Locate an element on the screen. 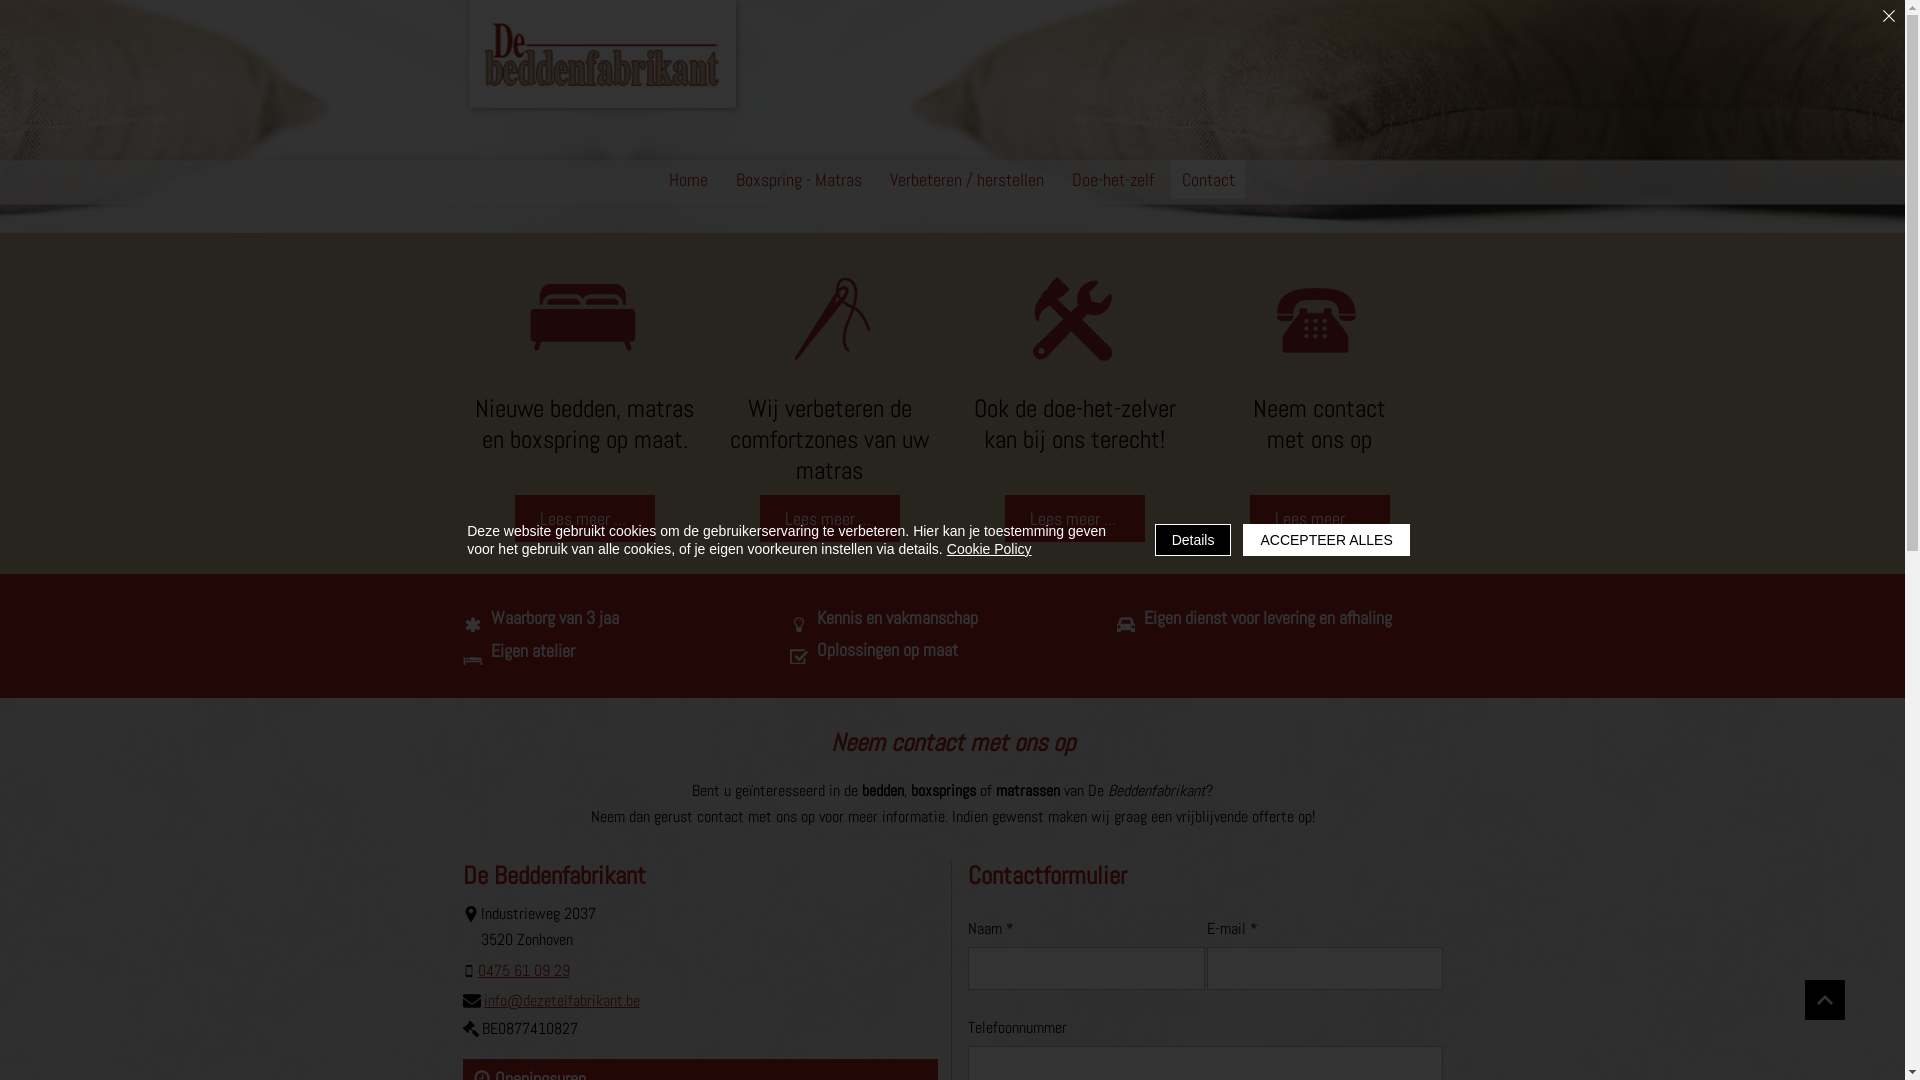 Image resolution: width=1920 pixels, height=1080 pixels. 'Cookie Policy' is located at coordinates (989, 548).